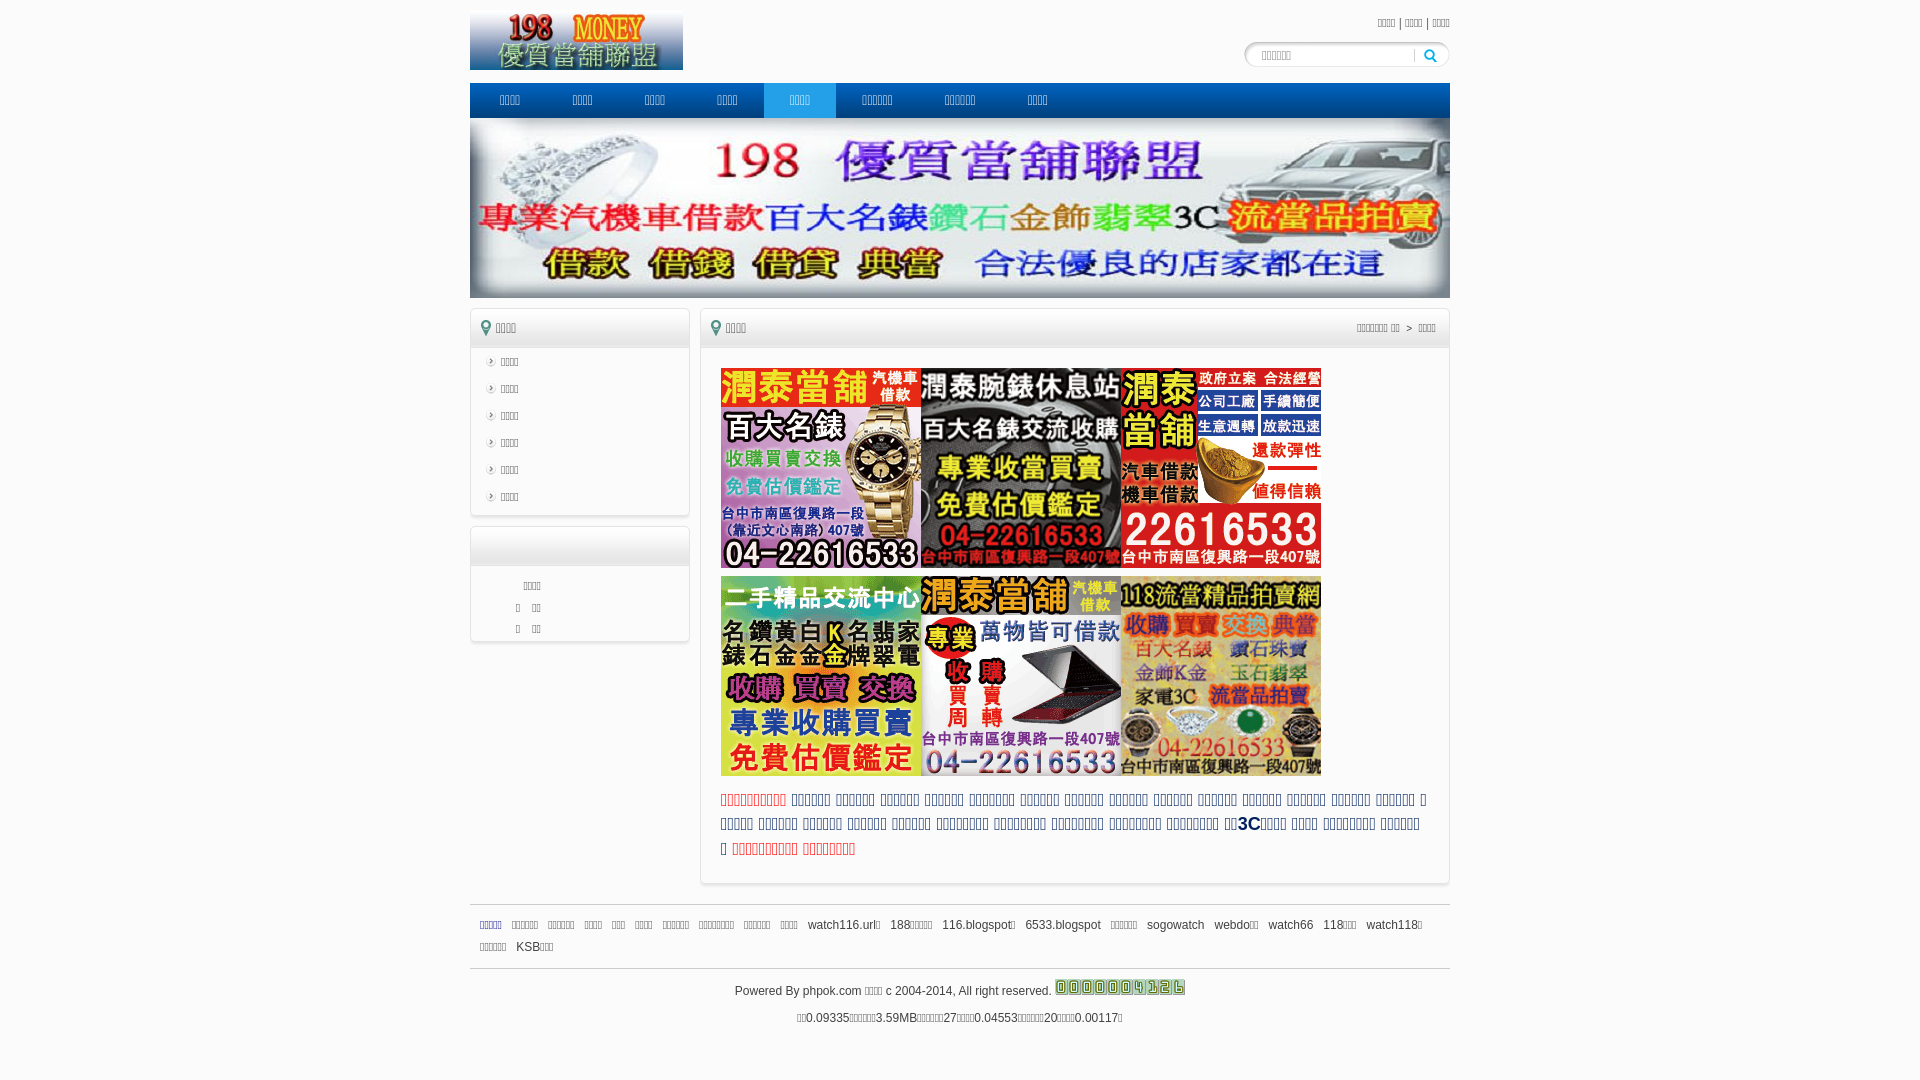 The image size is (1920, 1080). What do you see at coordinates (1025, 925) in the screenshot?
I see `'6533.blogspot'` at bounding box center [1025, 925].